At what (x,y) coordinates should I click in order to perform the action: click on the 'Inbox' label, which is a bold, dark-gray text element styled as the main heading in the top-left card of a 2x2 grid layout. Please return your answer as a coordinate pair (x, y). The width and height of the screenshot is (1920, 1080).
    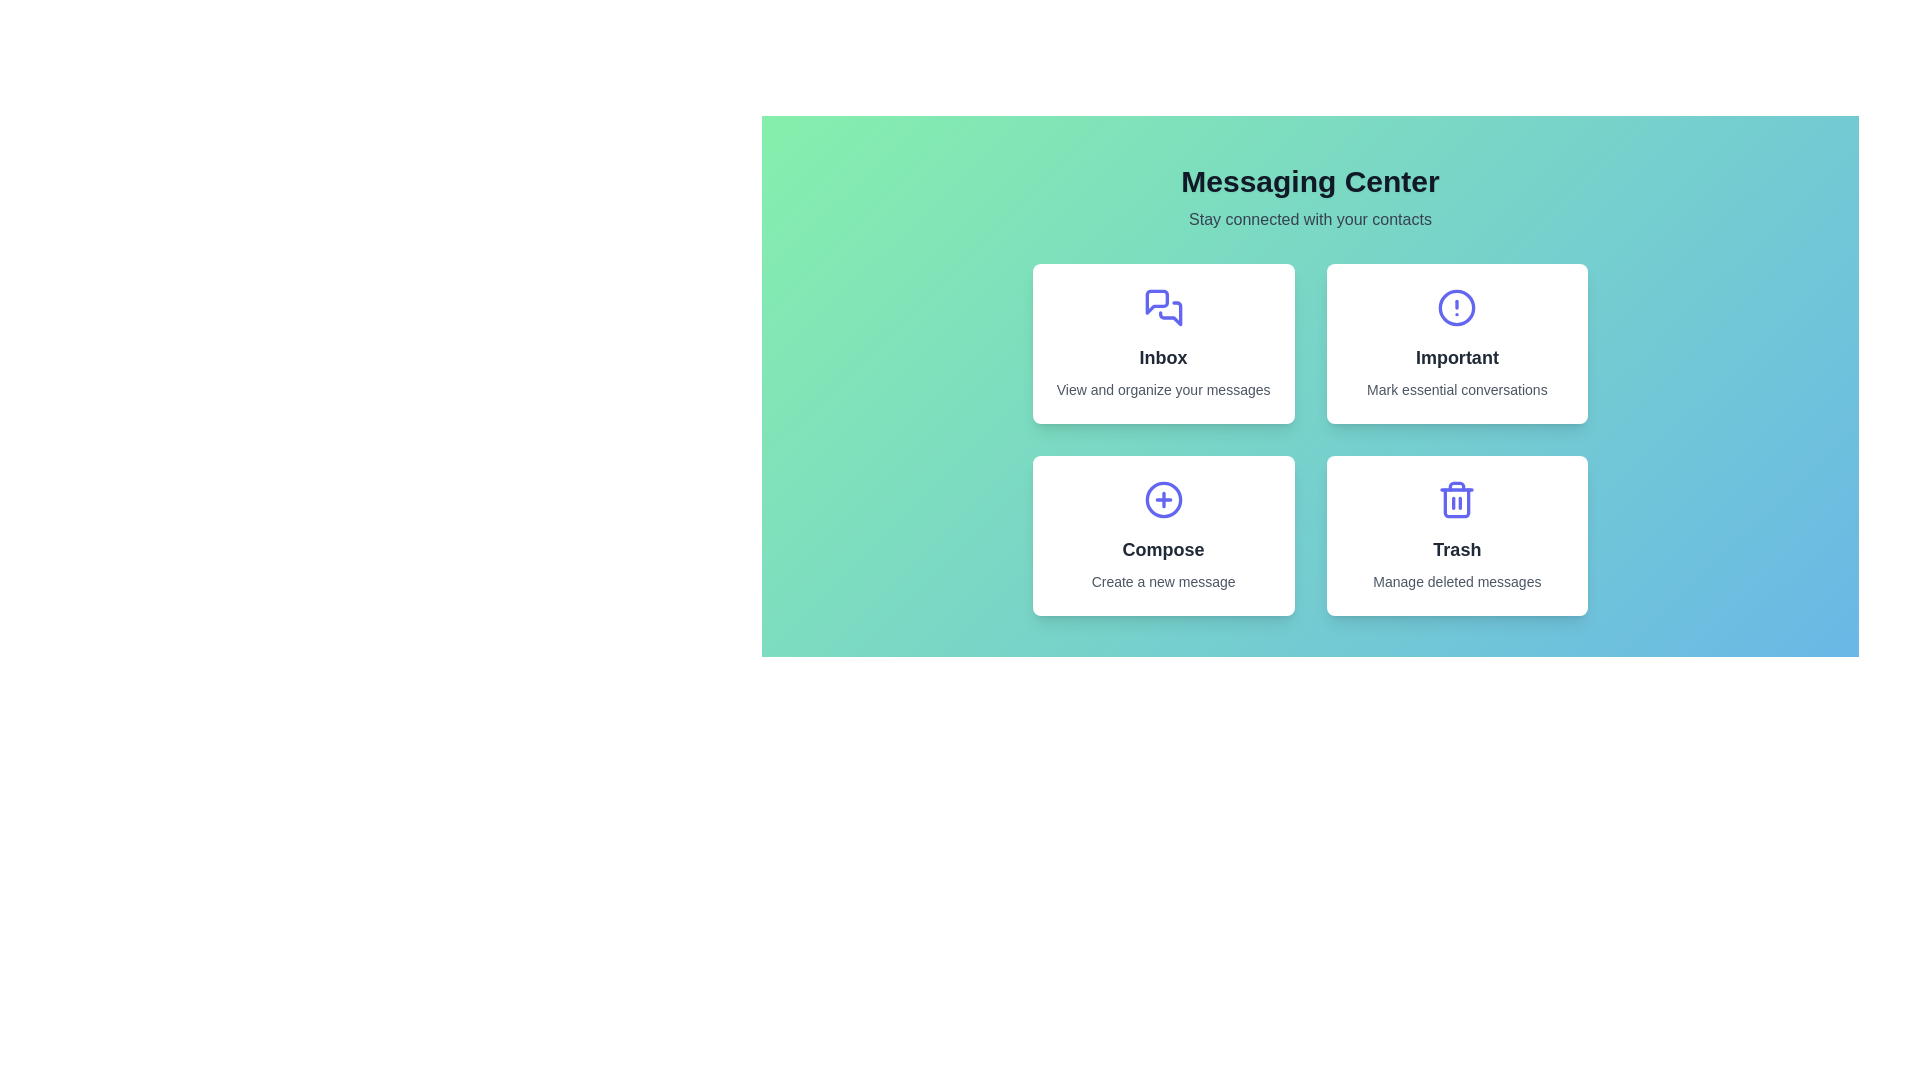
    Looking at the image, I should click on (1163, 357).